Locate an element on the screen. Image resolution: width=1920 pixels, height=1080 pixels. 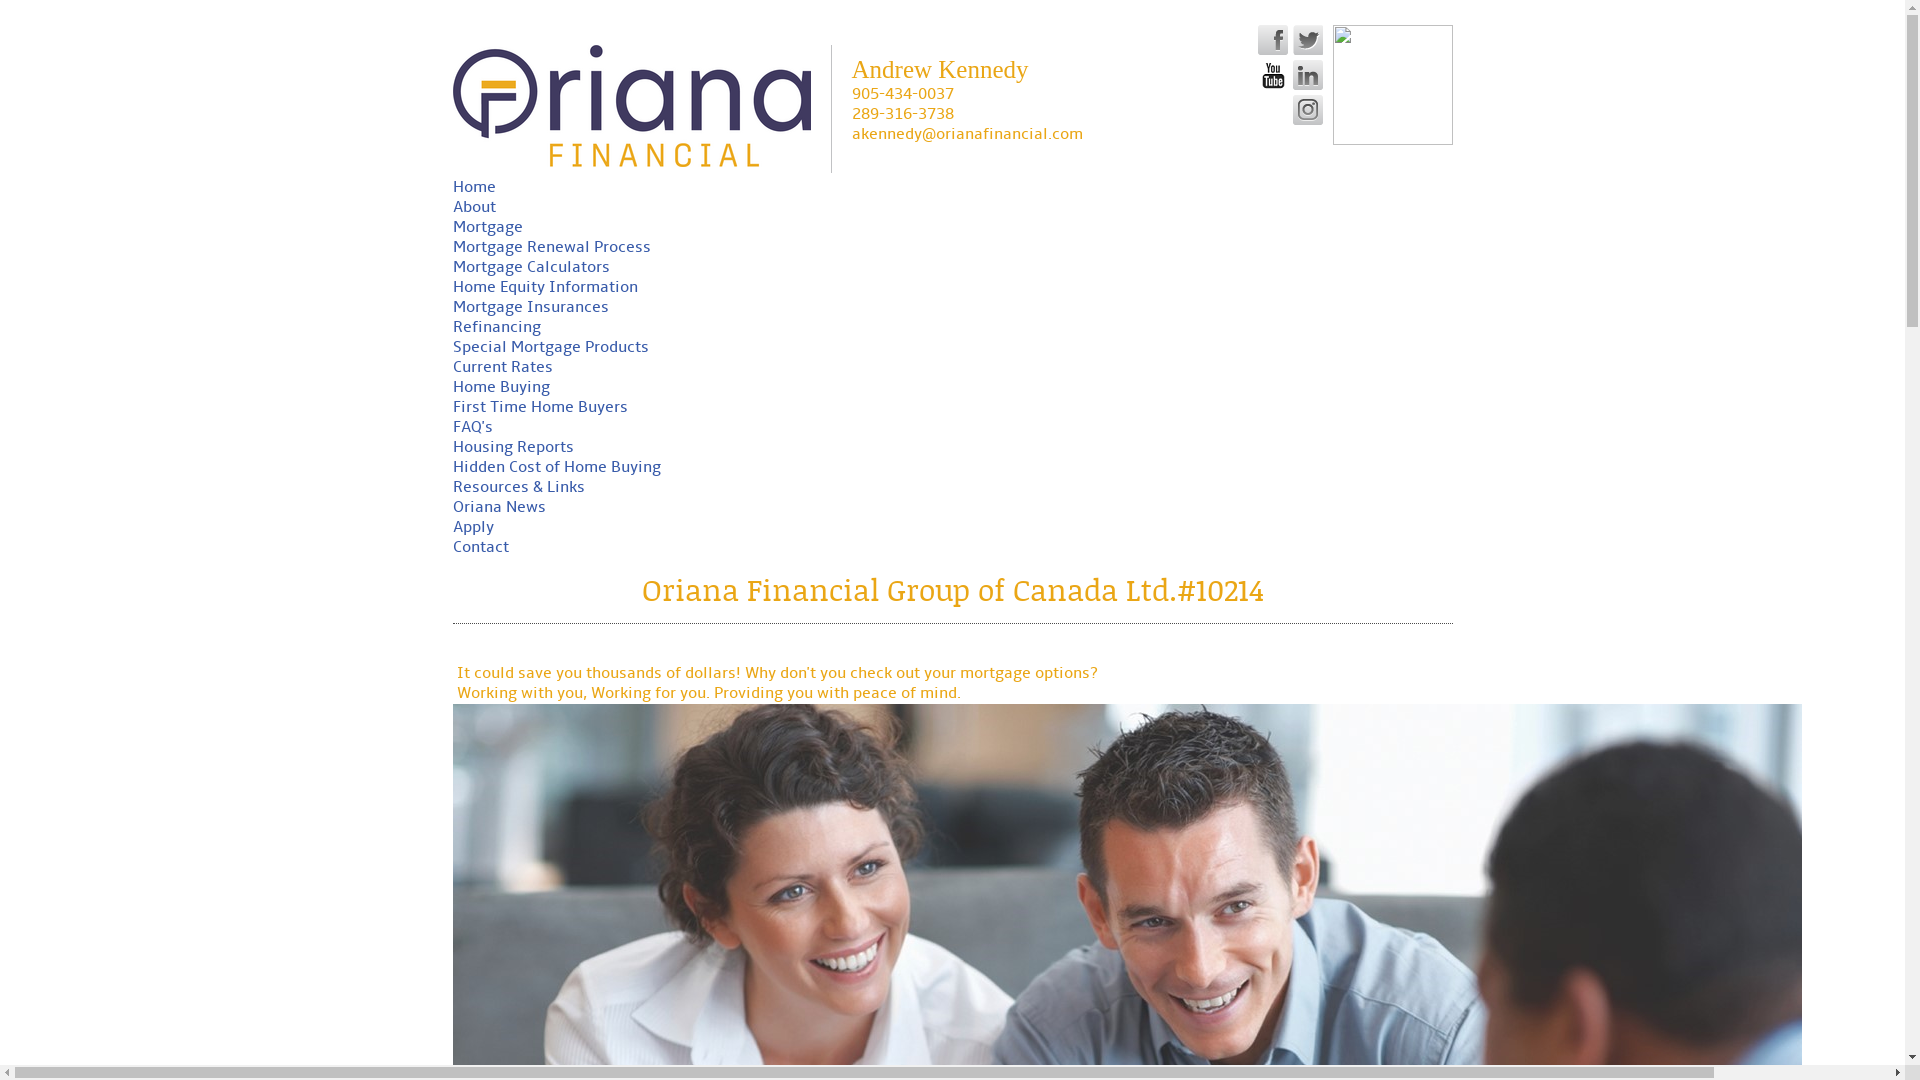
'FAQ's' is located at coordinates (470, 427).